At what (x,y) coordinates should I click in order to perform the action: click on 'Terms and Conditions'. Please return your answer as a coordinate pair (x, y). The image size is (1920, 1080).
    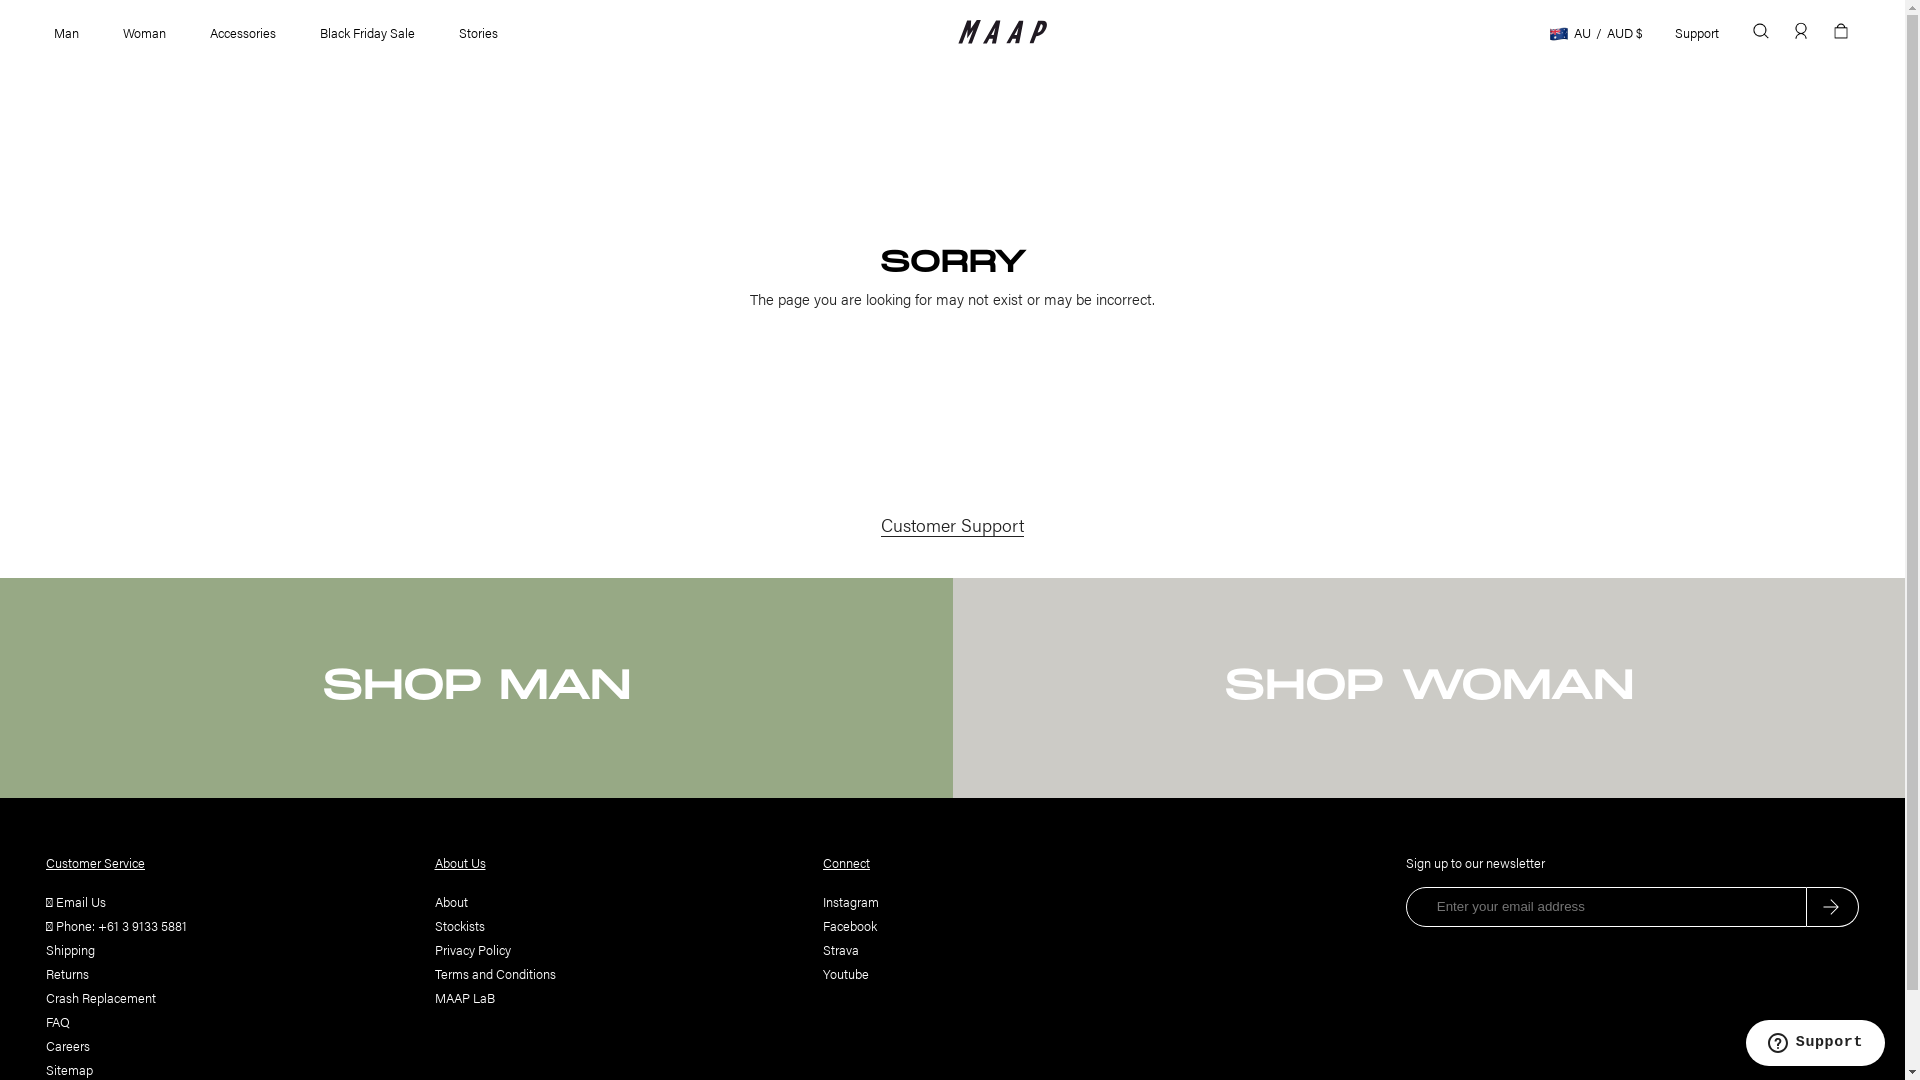
    Looking at the image, I should click on (432, 972).